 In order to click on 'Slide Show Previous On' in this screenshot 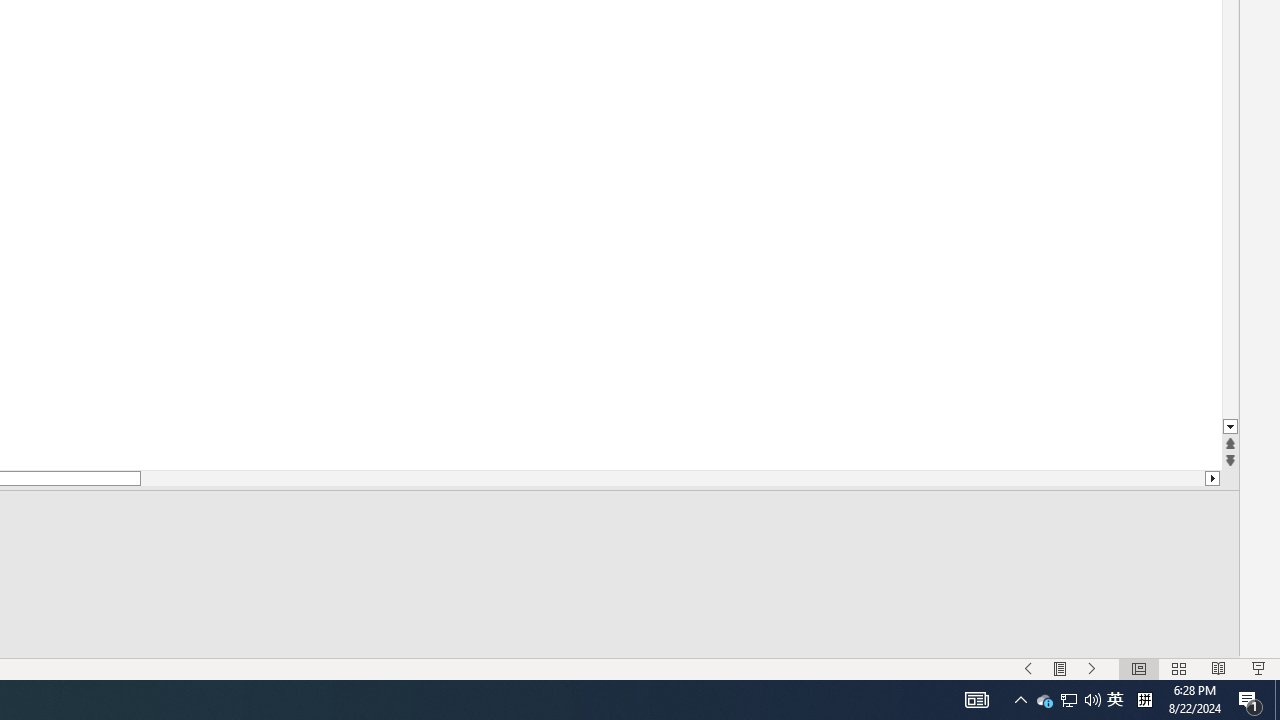, I will do `click(1028, 669)`.